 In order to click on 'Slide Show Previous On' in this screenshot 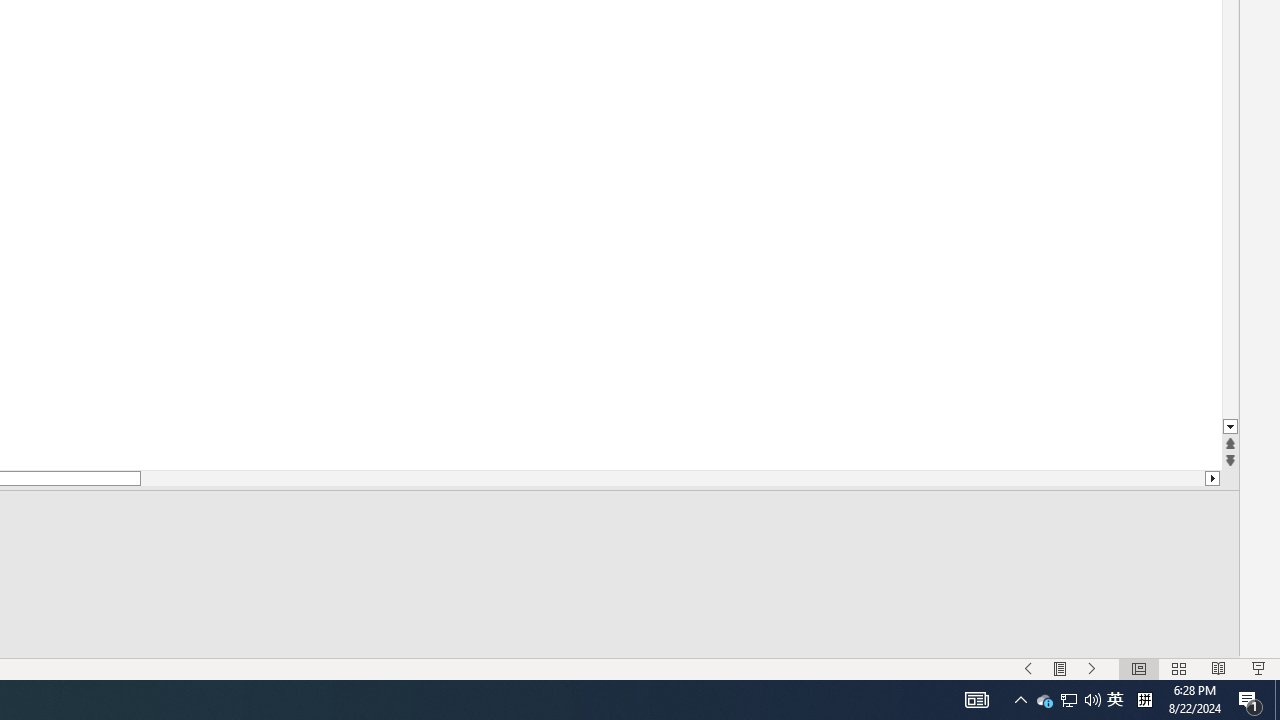, I will do `click(1028, 669)`.